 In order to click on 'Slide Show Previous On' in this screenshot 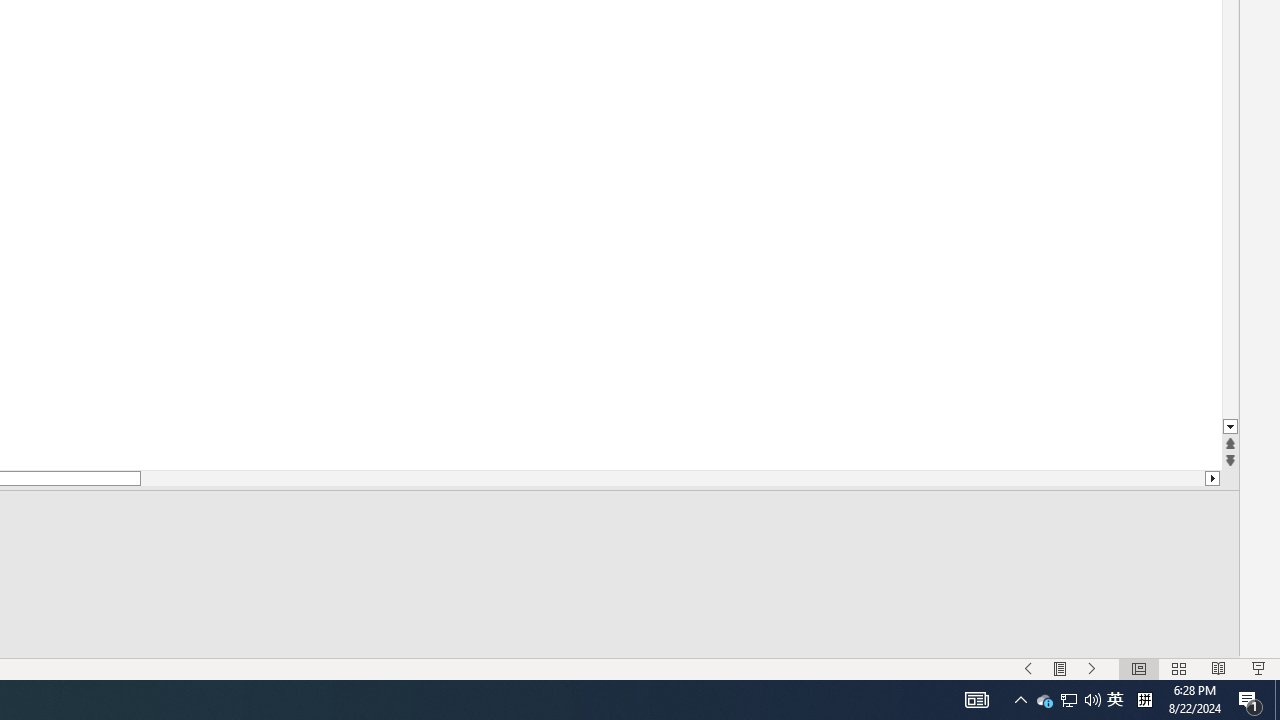, I will do `click(1028, 669)`.